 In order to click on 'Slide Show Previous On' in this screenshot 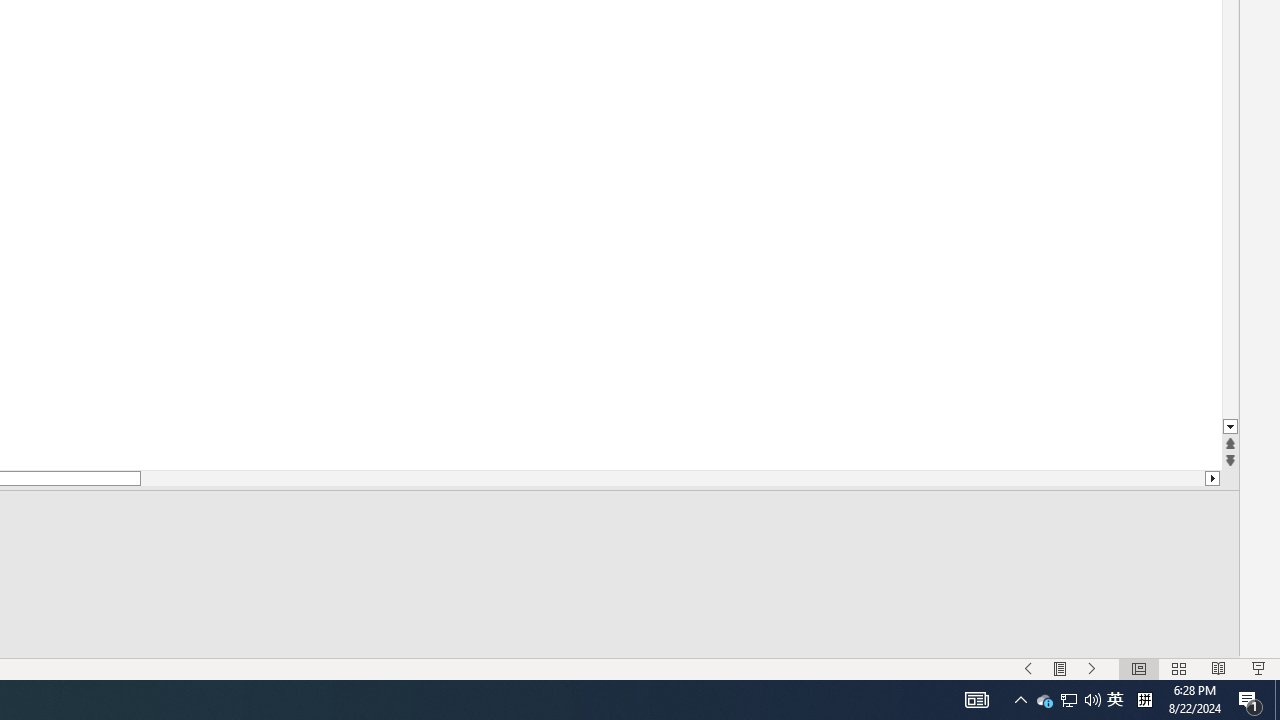, I will do `click(1028, 669)`.